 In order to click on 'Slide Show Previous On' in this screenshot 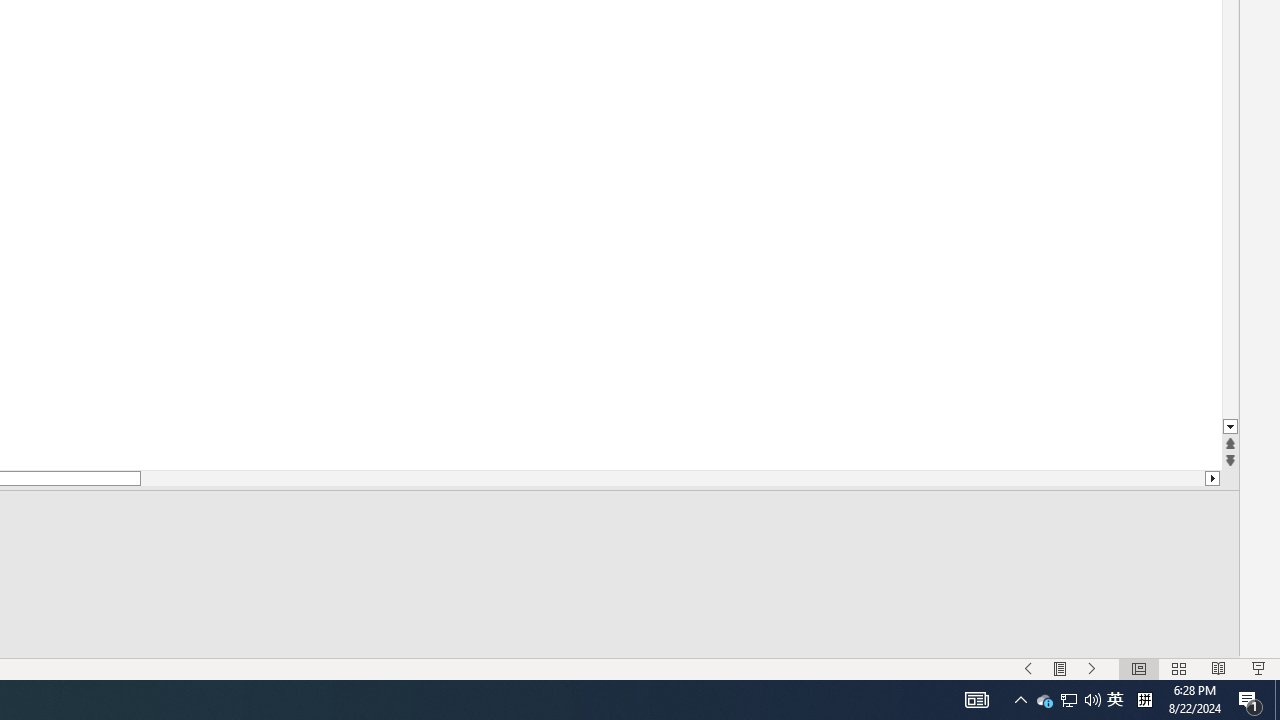, I will do `click(1028, 669)`.